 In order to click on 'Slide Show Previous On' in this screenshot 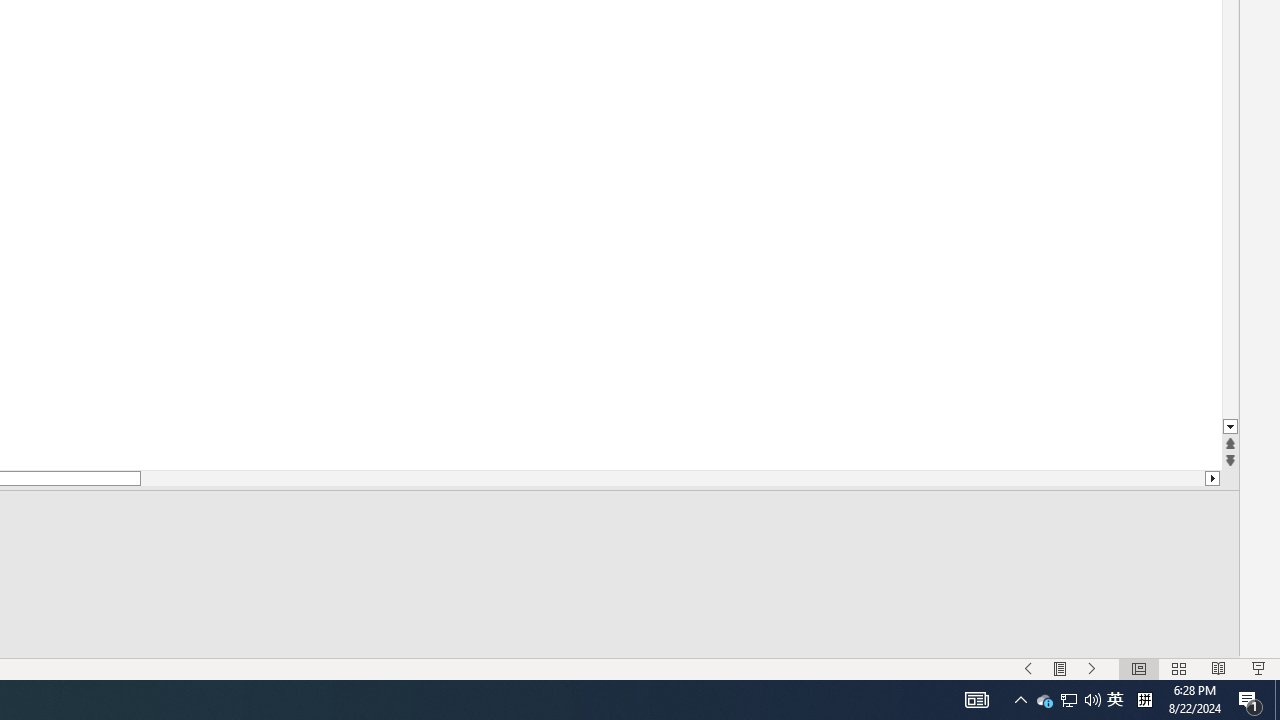, I will do `click(1028, 669)`.